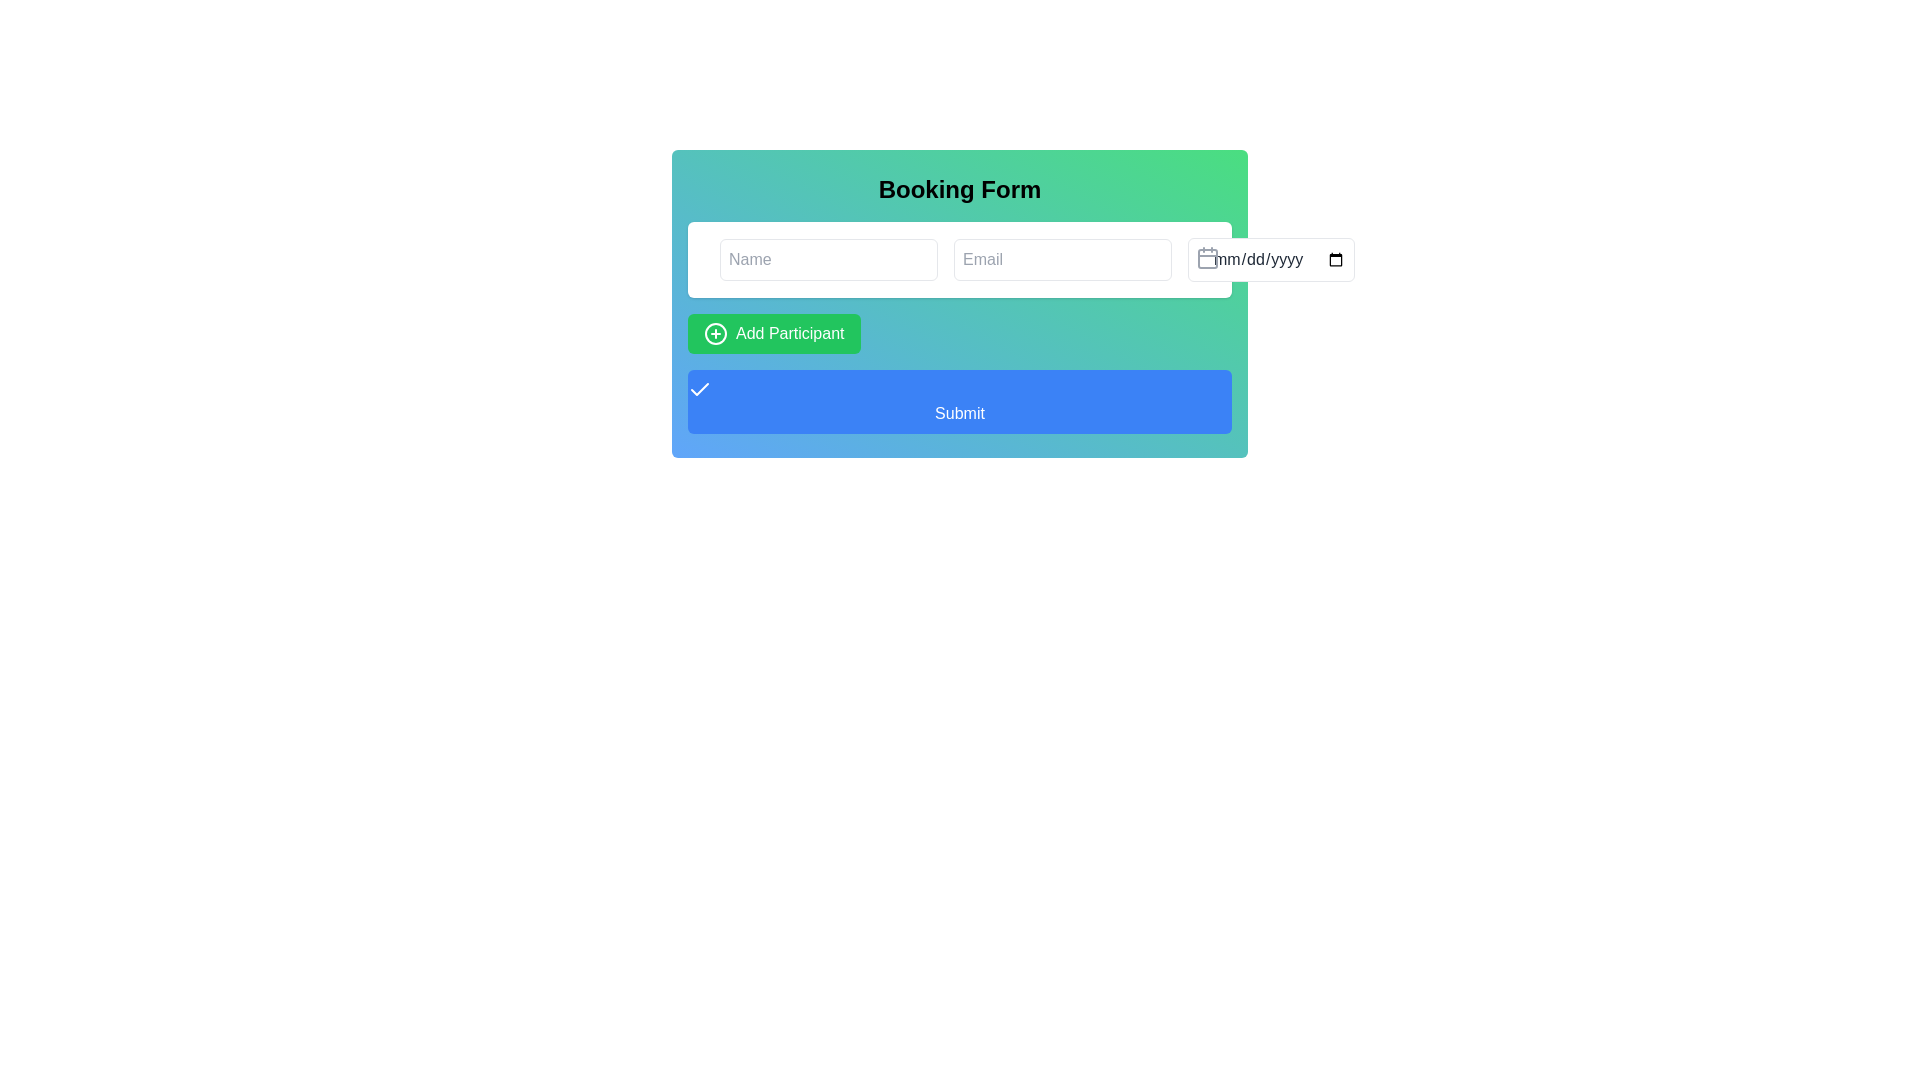  I want to click on a date from the calendar popup by clicking on the Date Input Field, which is the third field in the form, styled to accept a date value and featuring a calendar icon, so click(1270, 258).